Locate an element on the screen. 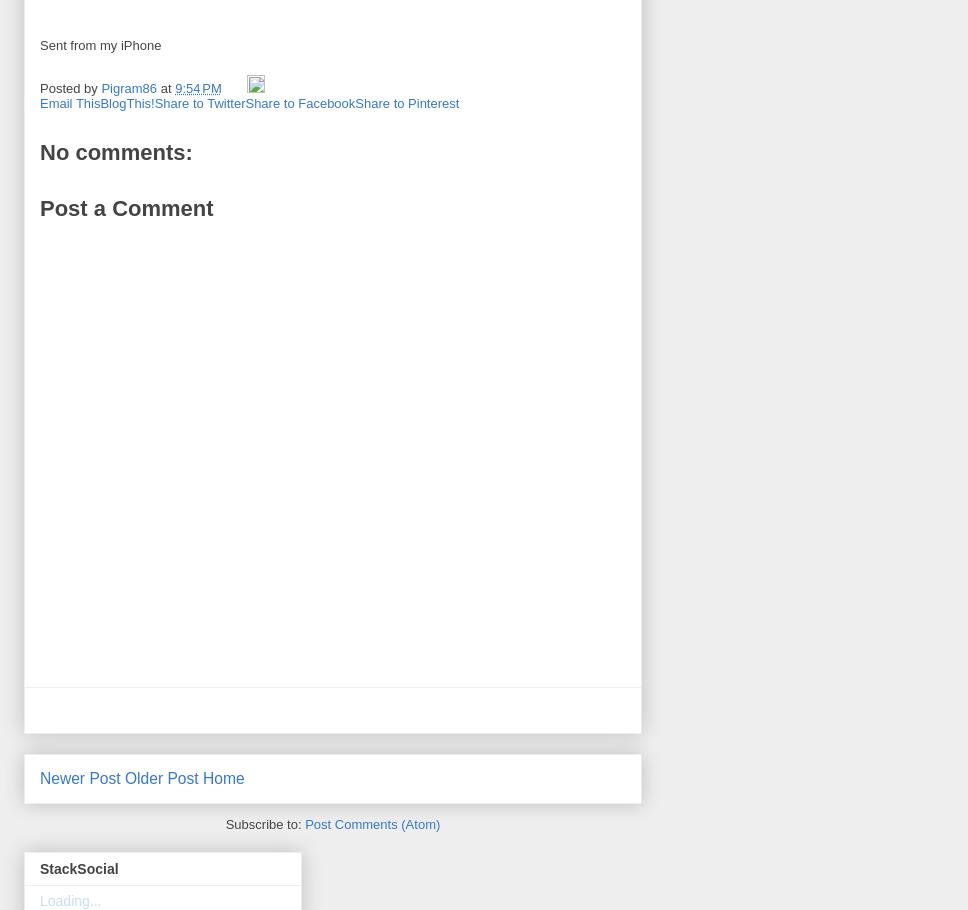  'Subscribe to:' is located at coordinates (265, 823).